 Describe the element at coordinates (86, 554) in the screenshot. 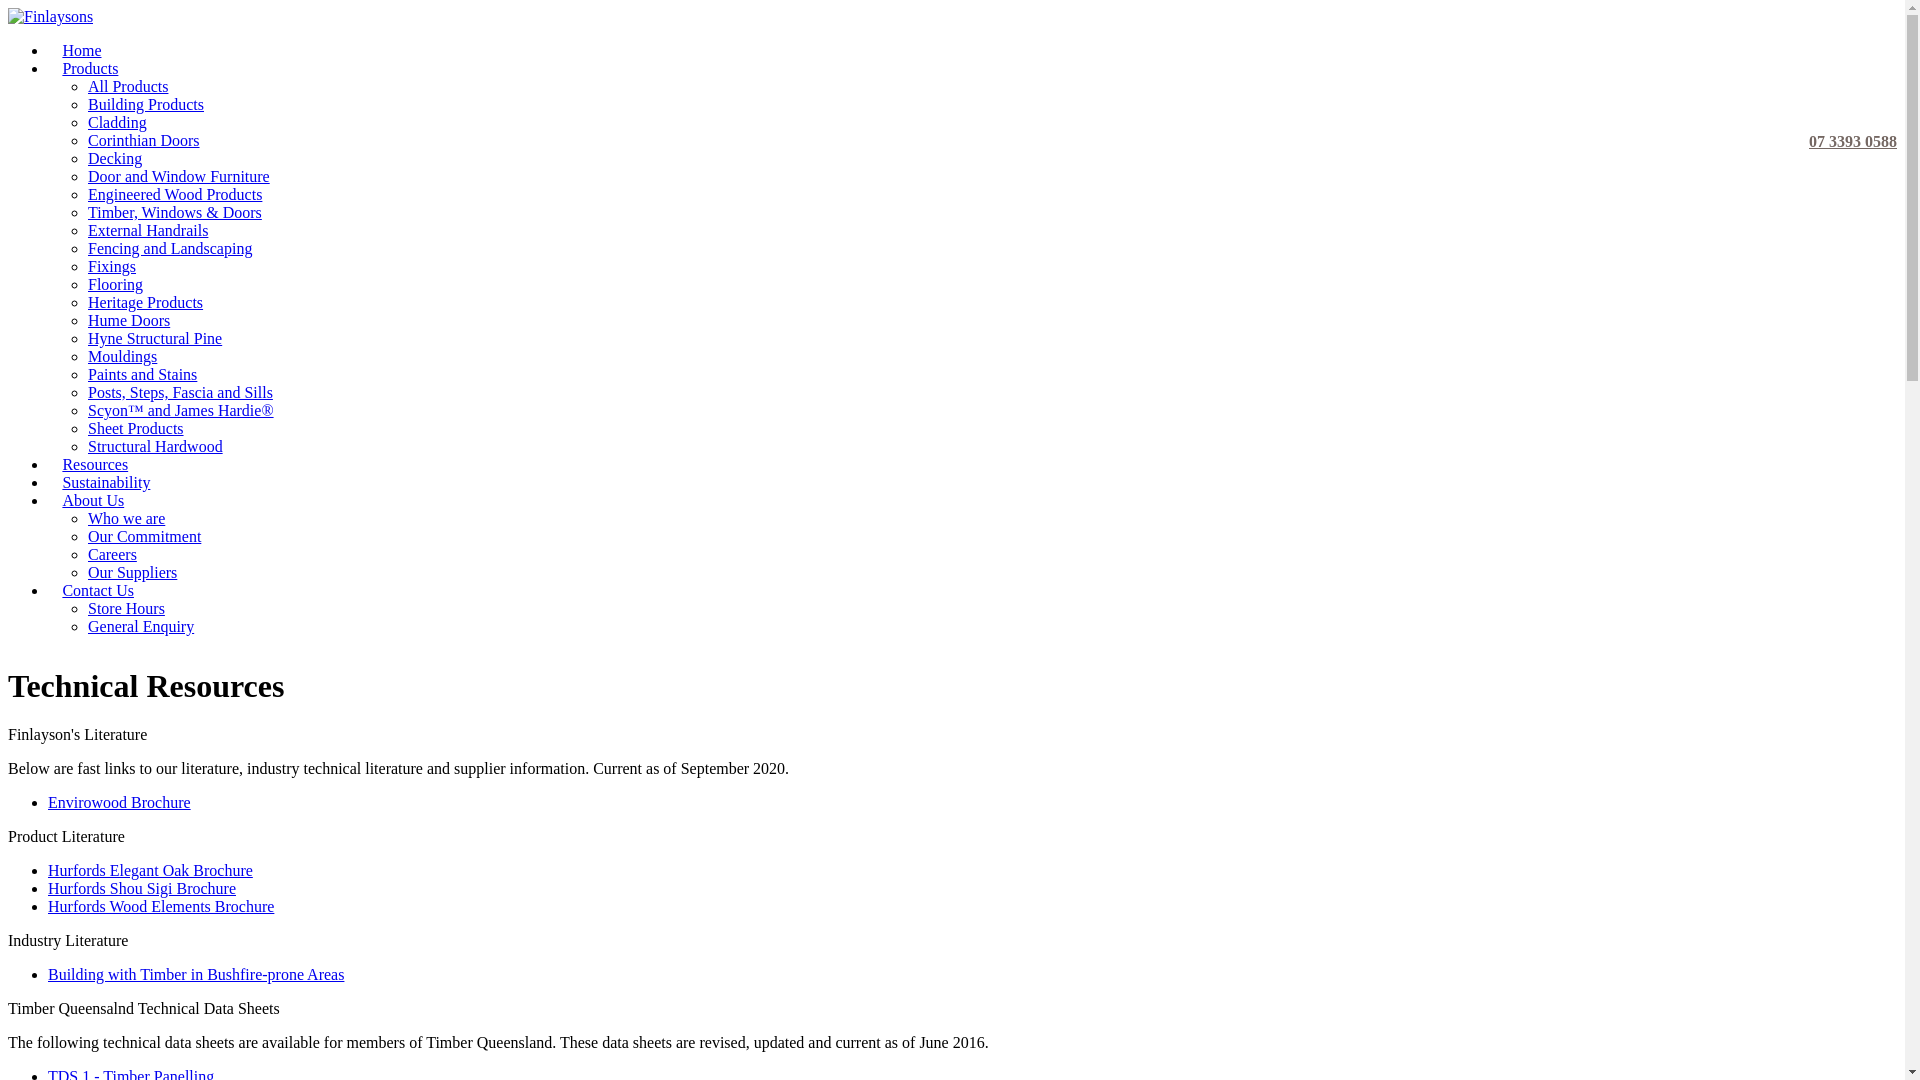

I see `'Careers'` at that location.